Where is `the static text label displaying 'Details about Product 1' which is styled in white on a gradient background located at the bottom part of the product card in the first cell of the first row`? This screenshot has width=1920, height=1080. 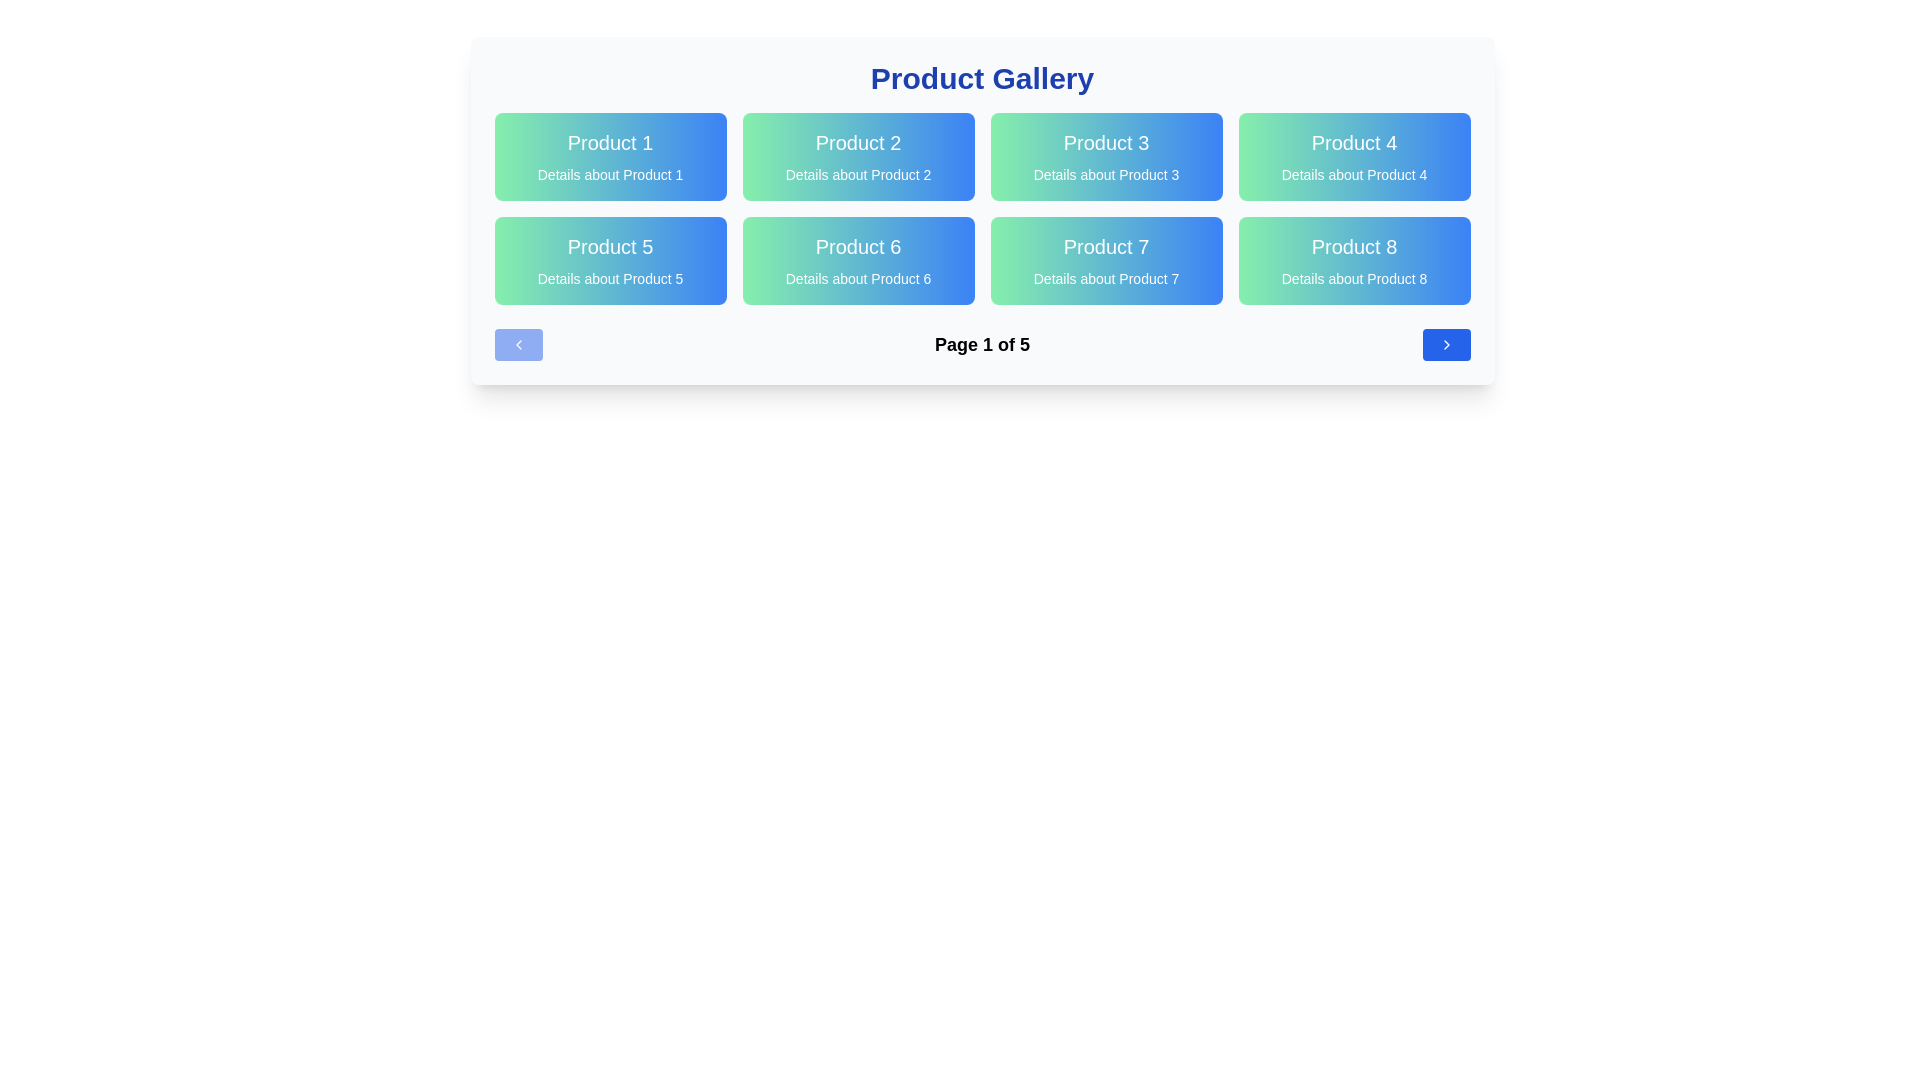
the static text label displaying 'Details about Product 1' which is styled in white on a gradient background located at the bottom part of the product card in the first cell of the first row is located at coordinates (609, 173).